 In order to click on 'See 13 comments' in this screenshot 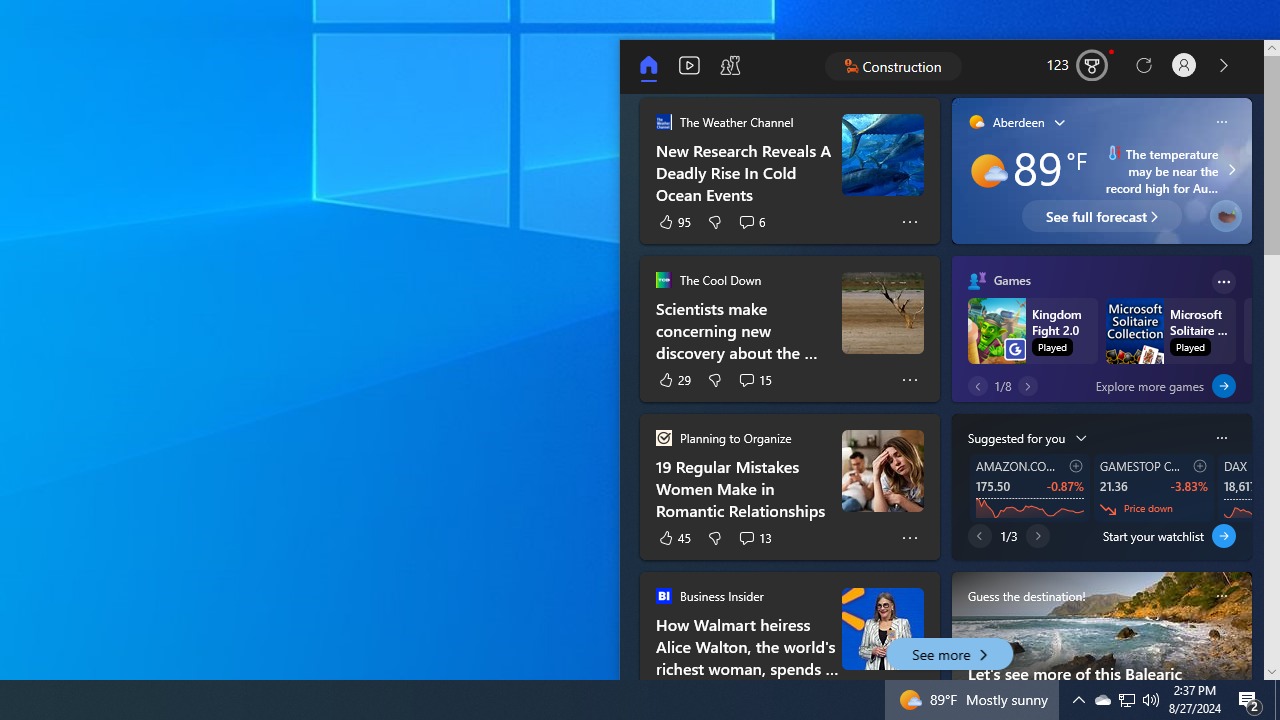, I will do `click(754, 537)`.